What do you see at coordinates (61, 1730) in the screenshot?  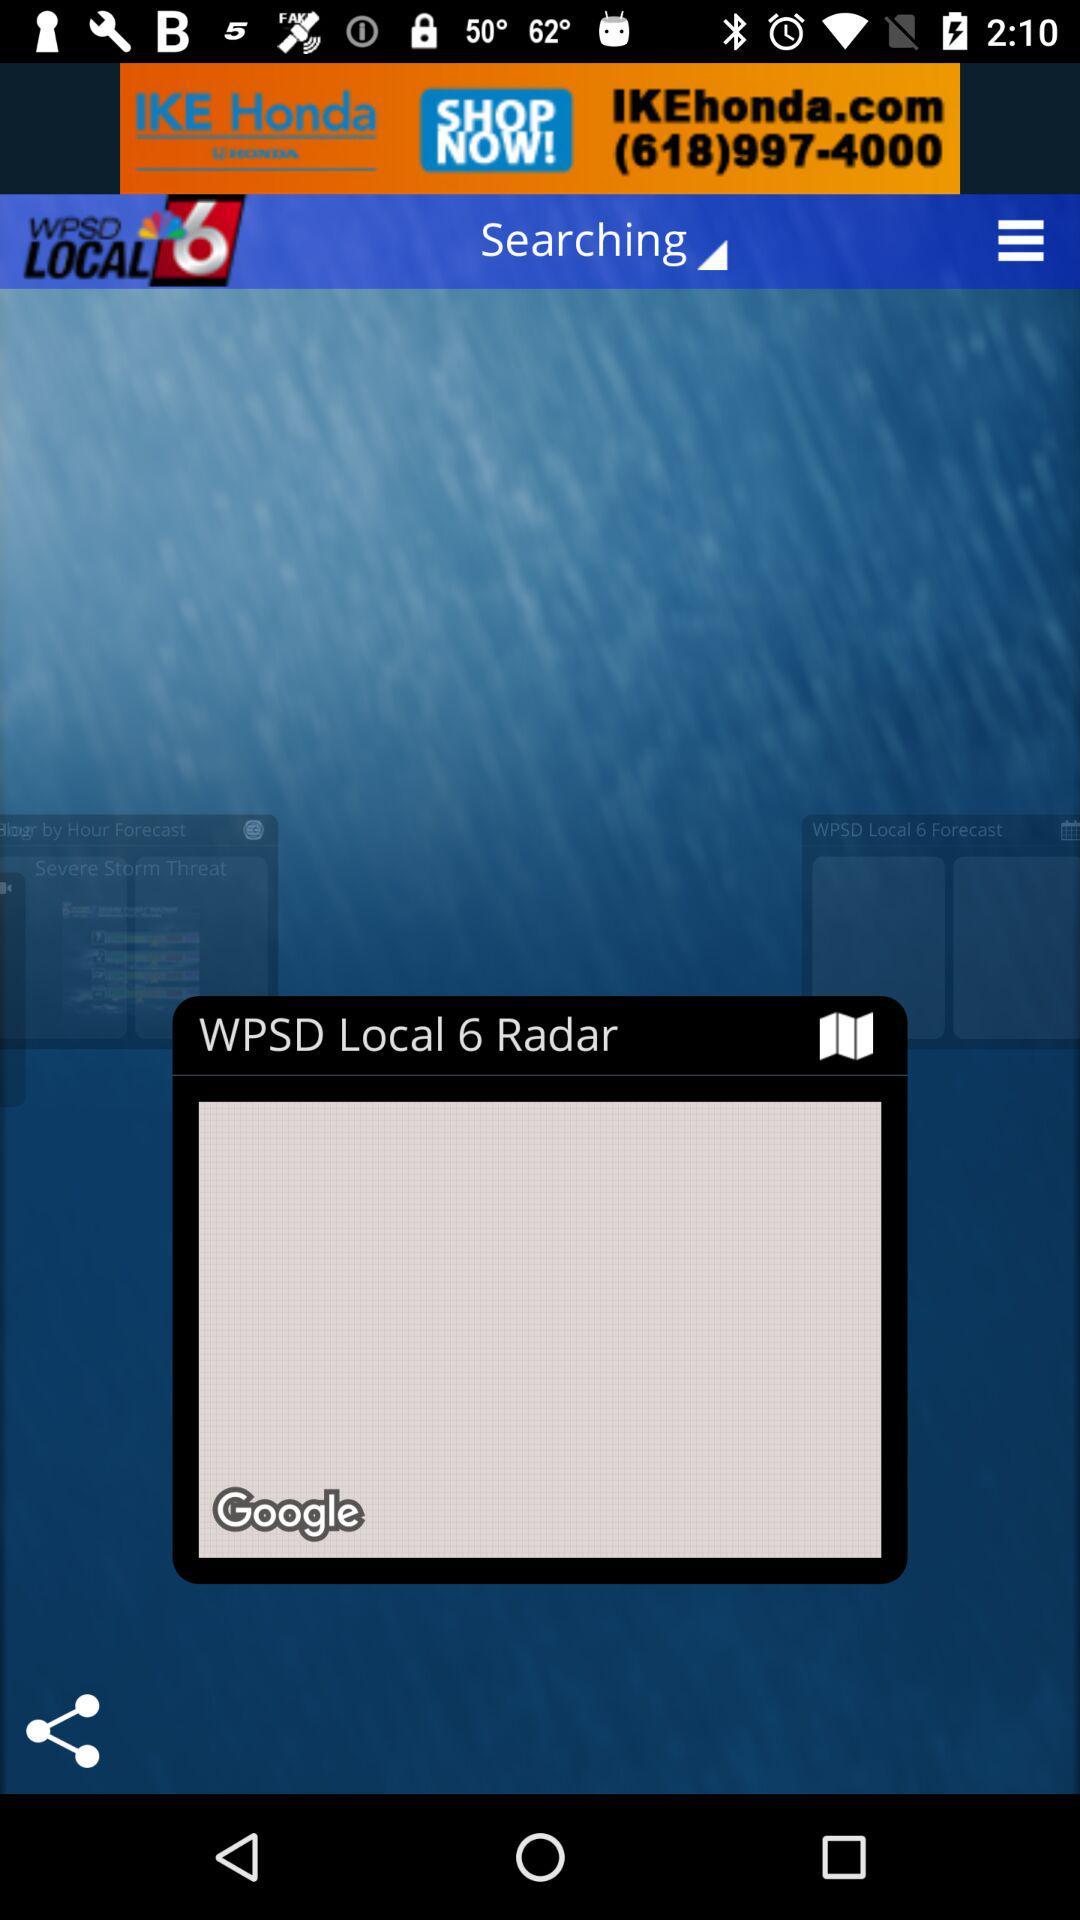 I see `the share icon` at bounding box center [61, 1730].